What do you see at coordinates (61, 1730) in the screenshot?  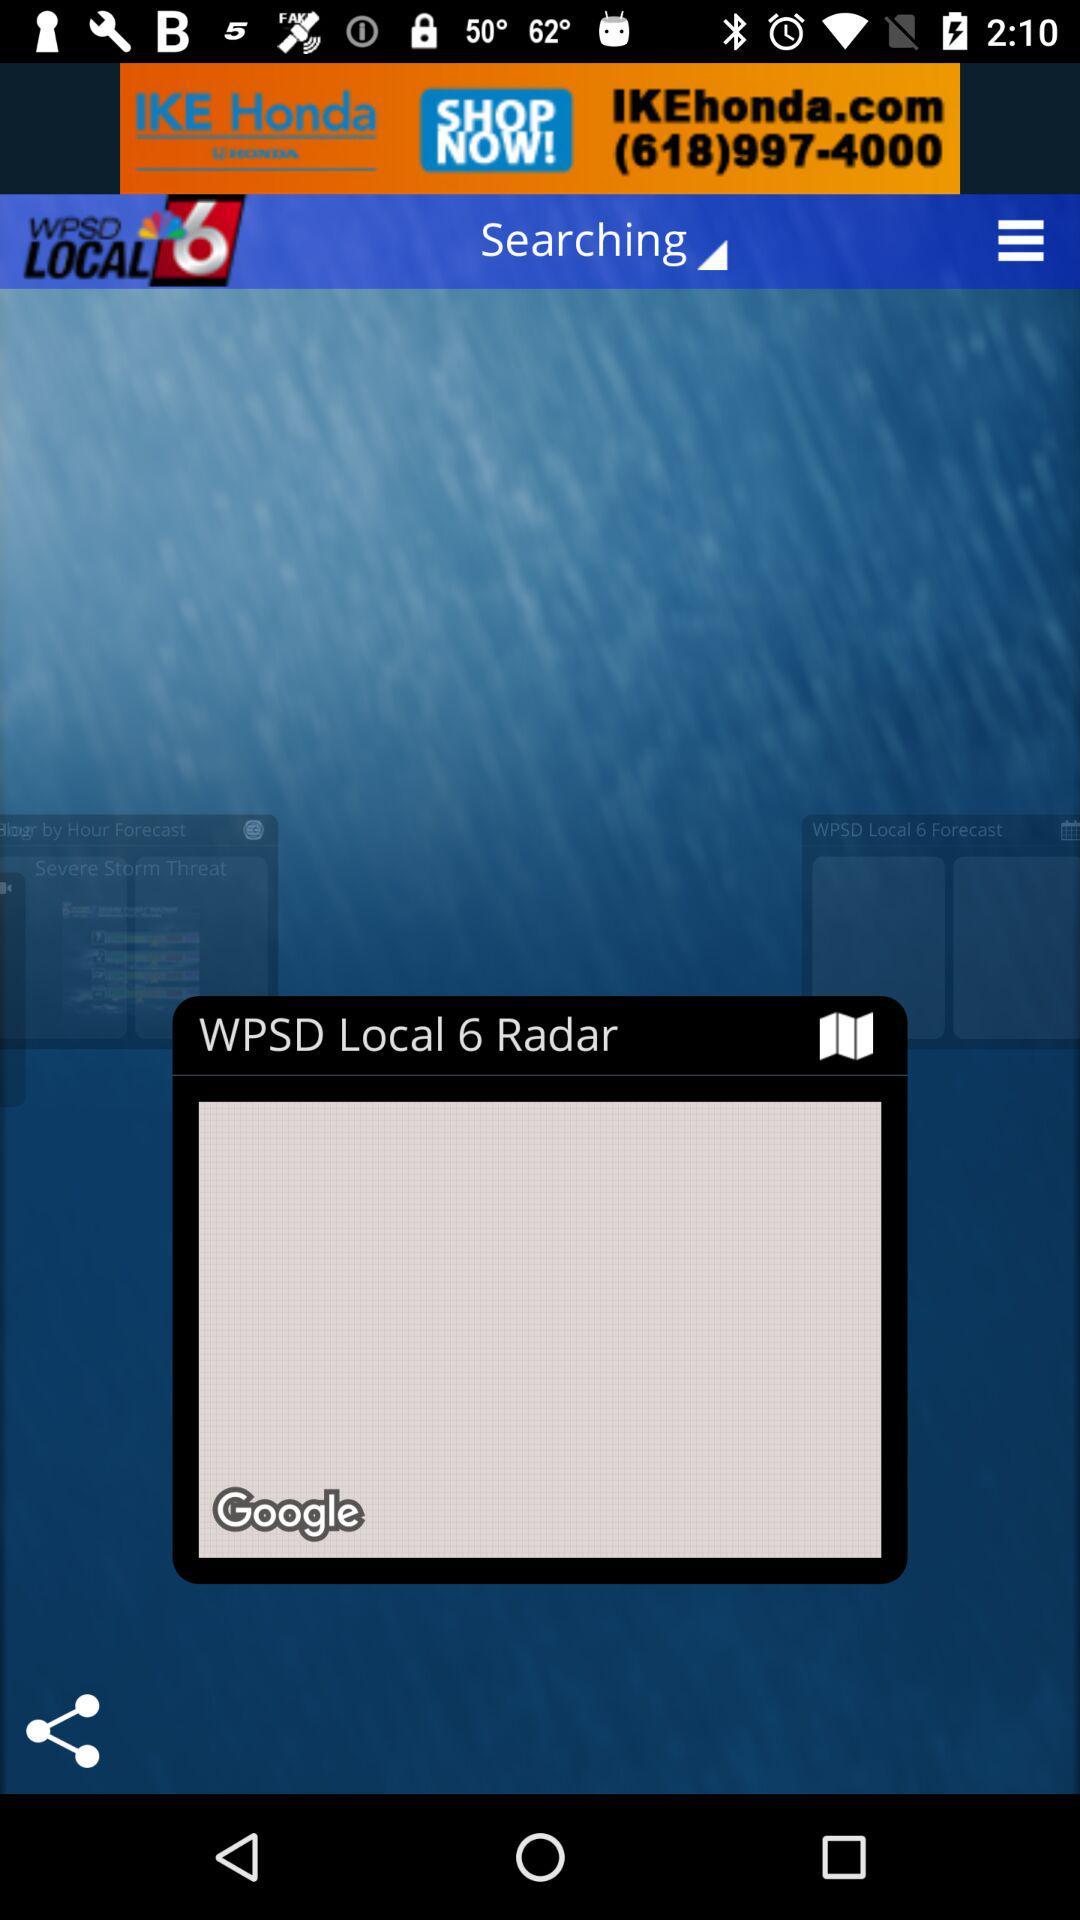 I see `the share icon` at bounding box center [61, 1730].